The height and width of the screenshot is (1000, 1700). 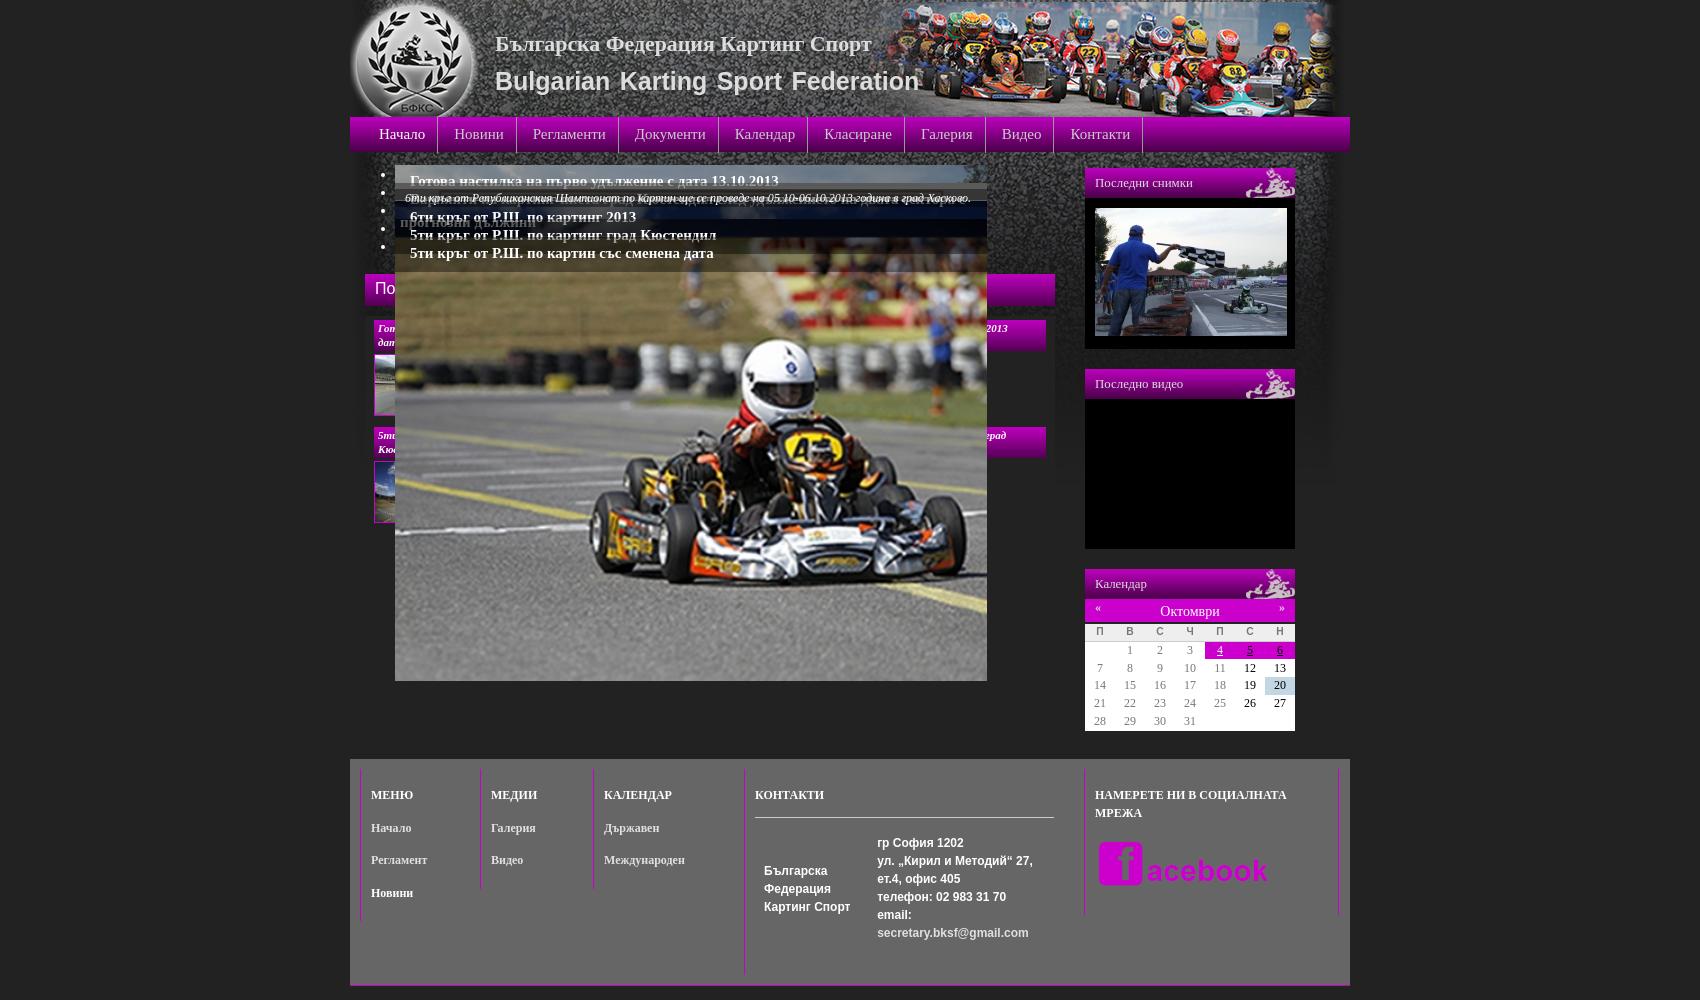 What do you see at coordinates (1249, 702) in the screenshot?
I see `'26'` at bounding box center [1249, 702].